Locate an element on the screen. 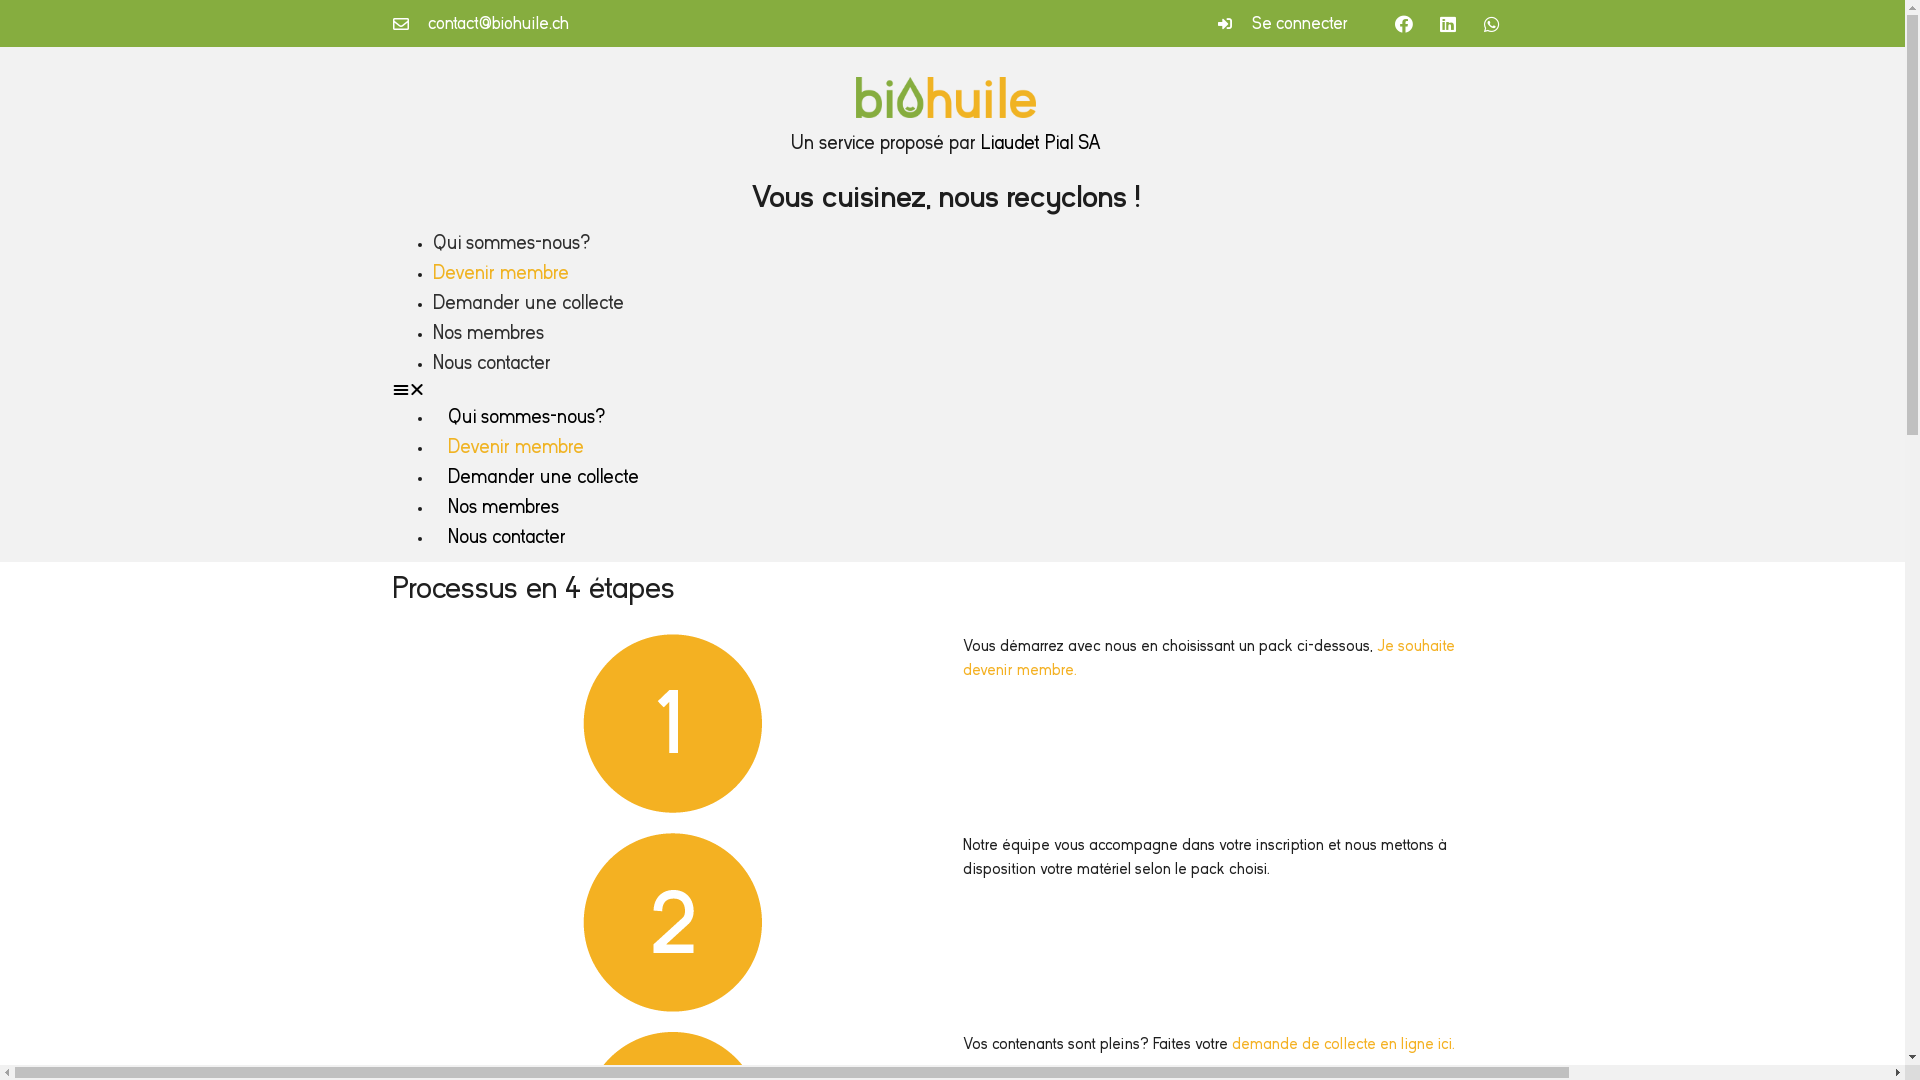 This screenshot has width=1920, height=1080. 'Devenir membre' is located at coordinates (499, 272).